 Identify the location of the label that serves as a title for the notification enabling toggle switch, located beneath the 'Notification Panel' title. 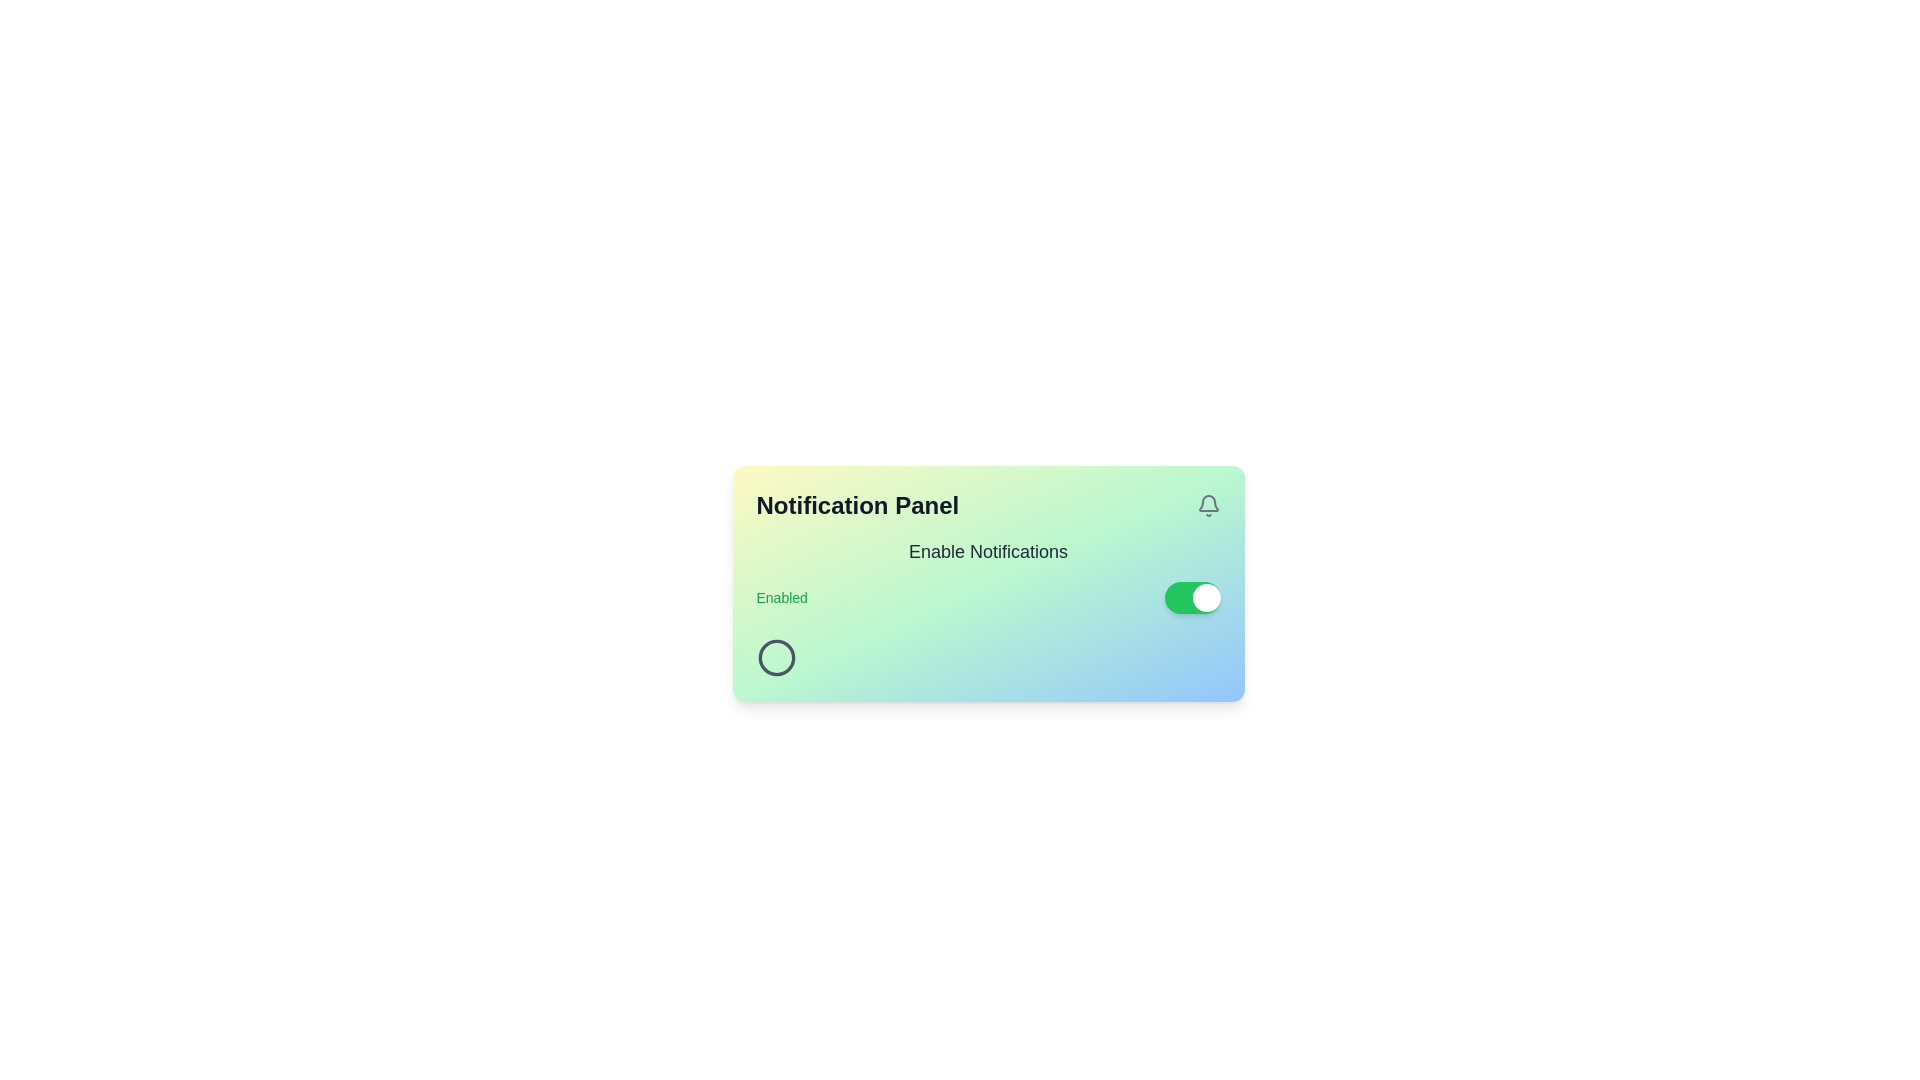
(988, 551).